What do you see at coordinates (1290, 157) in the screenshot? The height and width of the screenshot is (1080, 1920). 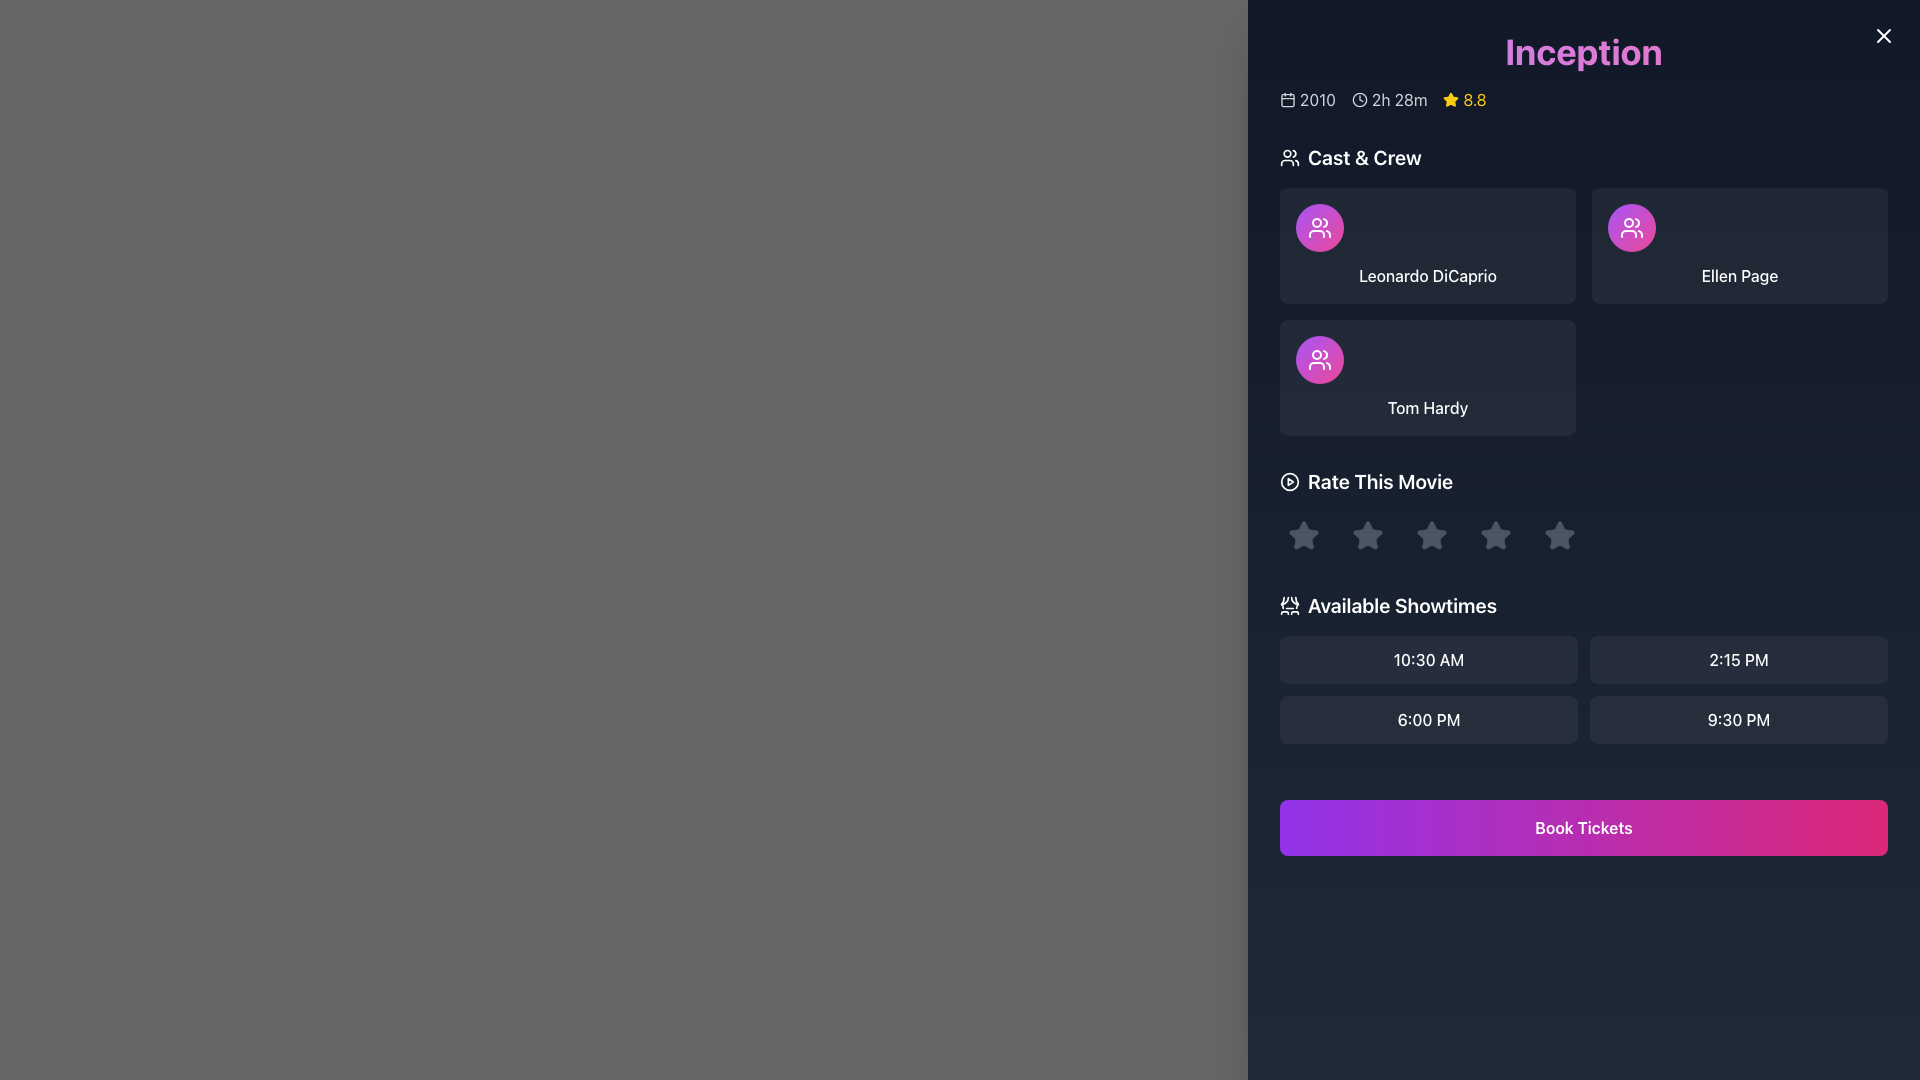 I see `the 'Cast & Crew' icon located in the header section, which visually represents the section's purpose and is positioned to the left of the 'Cast & Crew' title text` at bounding box center [1290, 157].